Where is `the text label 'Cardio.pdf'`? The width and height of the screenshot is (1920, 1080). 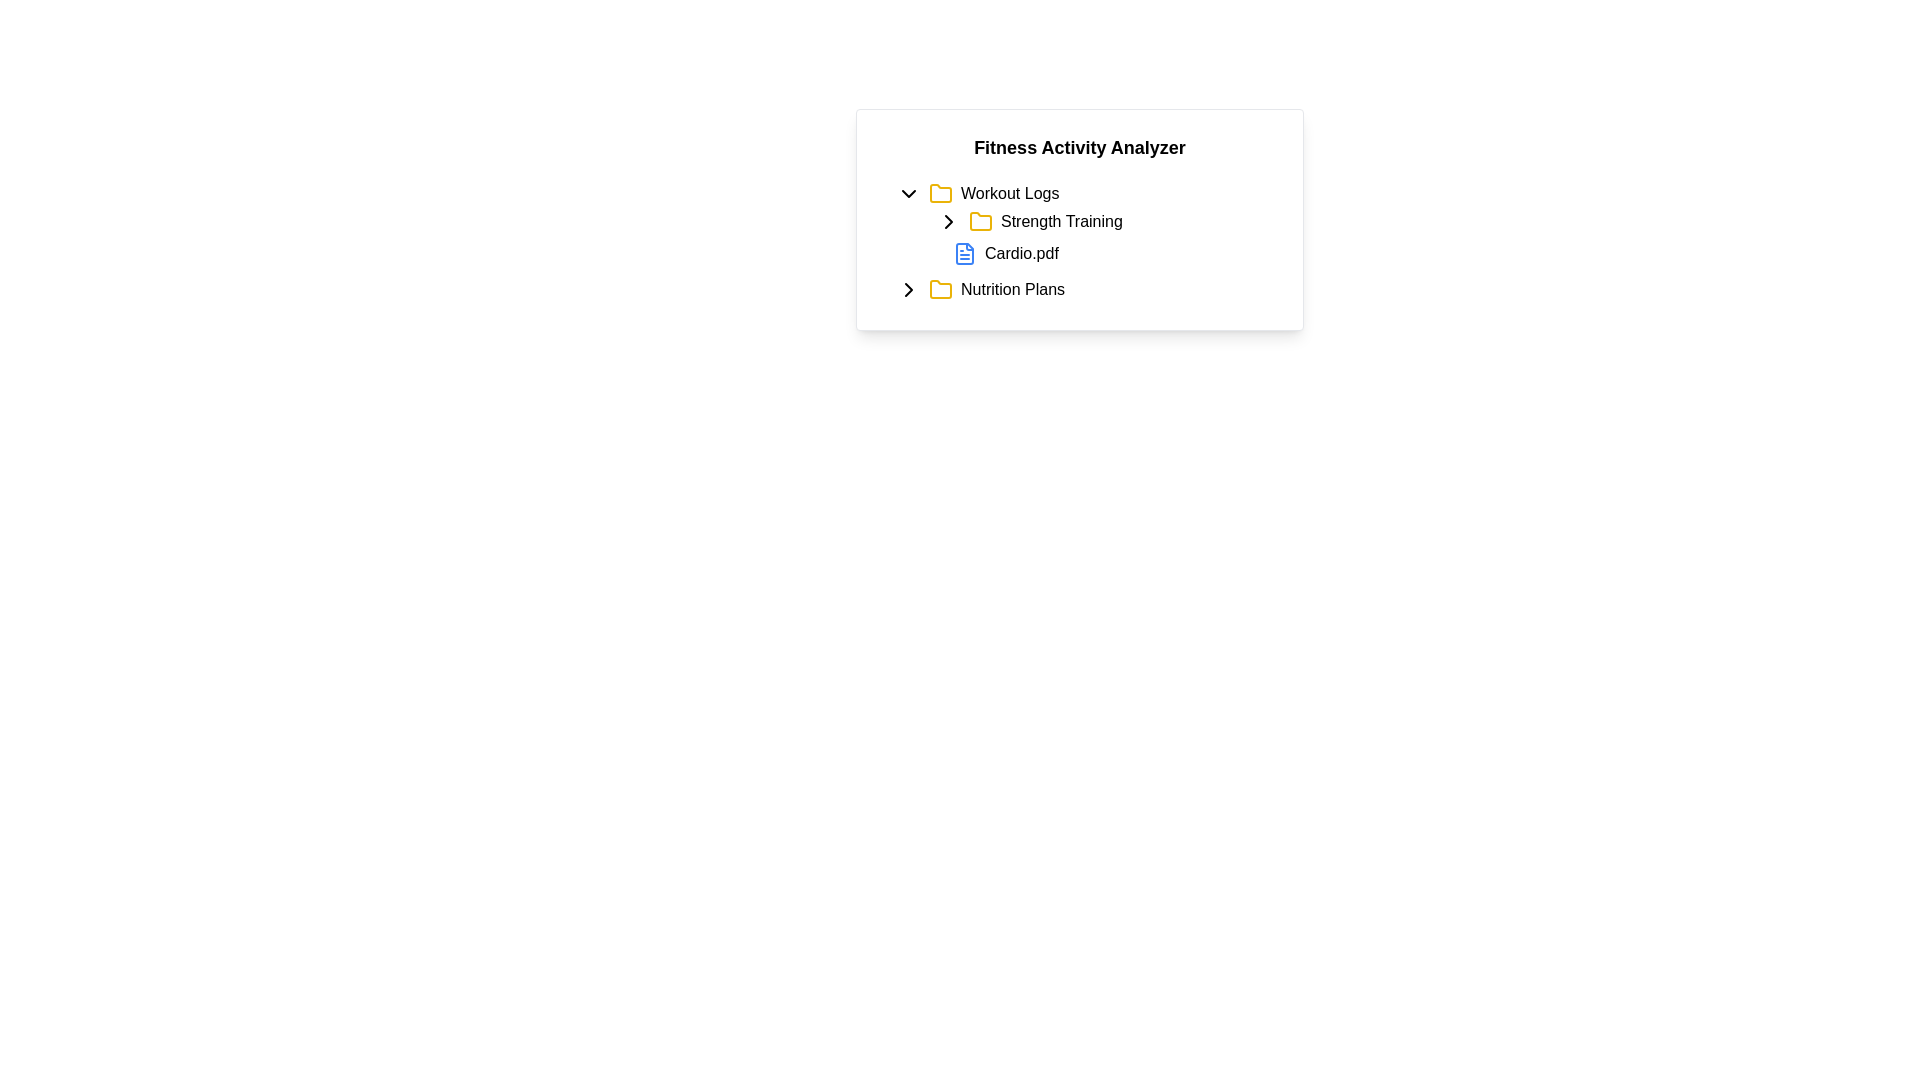 the text label 'Cardio.pdf' is located at coordinates (1021, 253).